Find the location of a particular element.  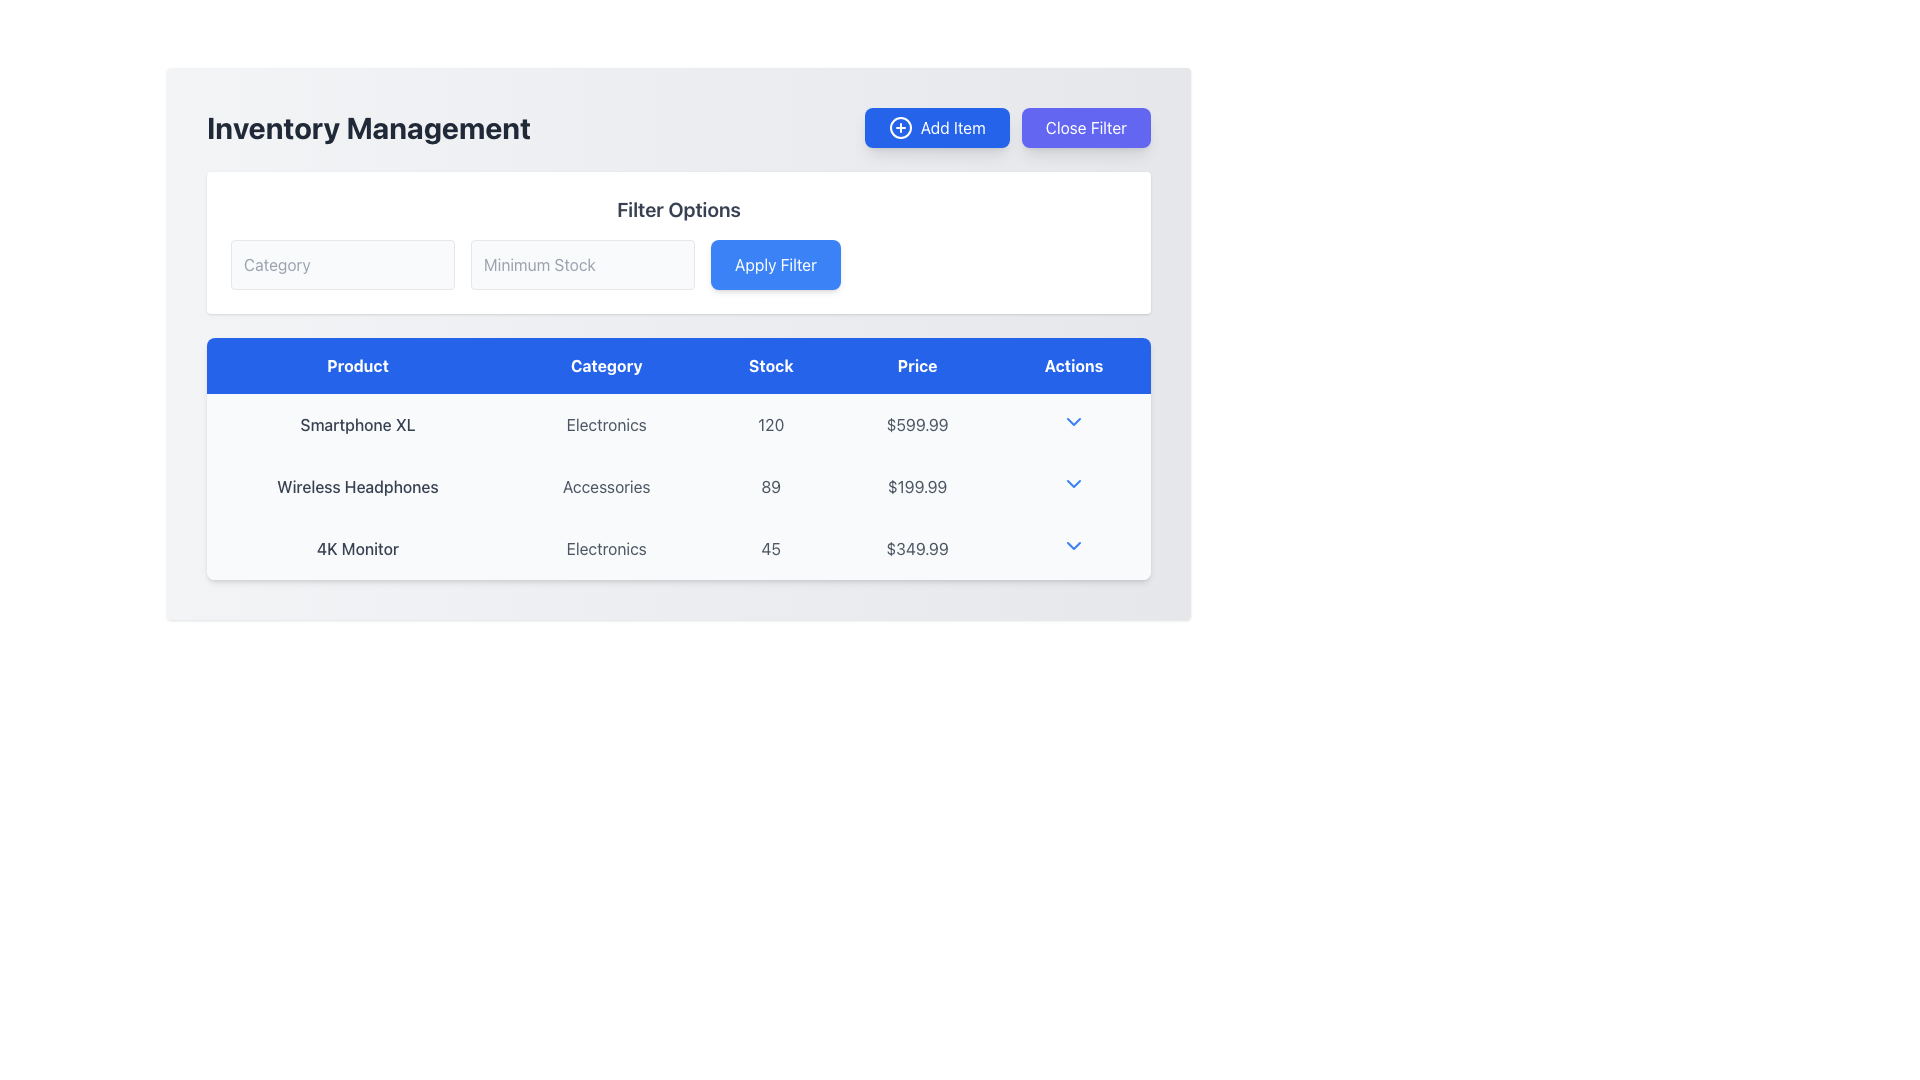

the text label that identifies the first product entry, which is located in the 'Product' column of the inventory table is located at coordinates (358, 423).